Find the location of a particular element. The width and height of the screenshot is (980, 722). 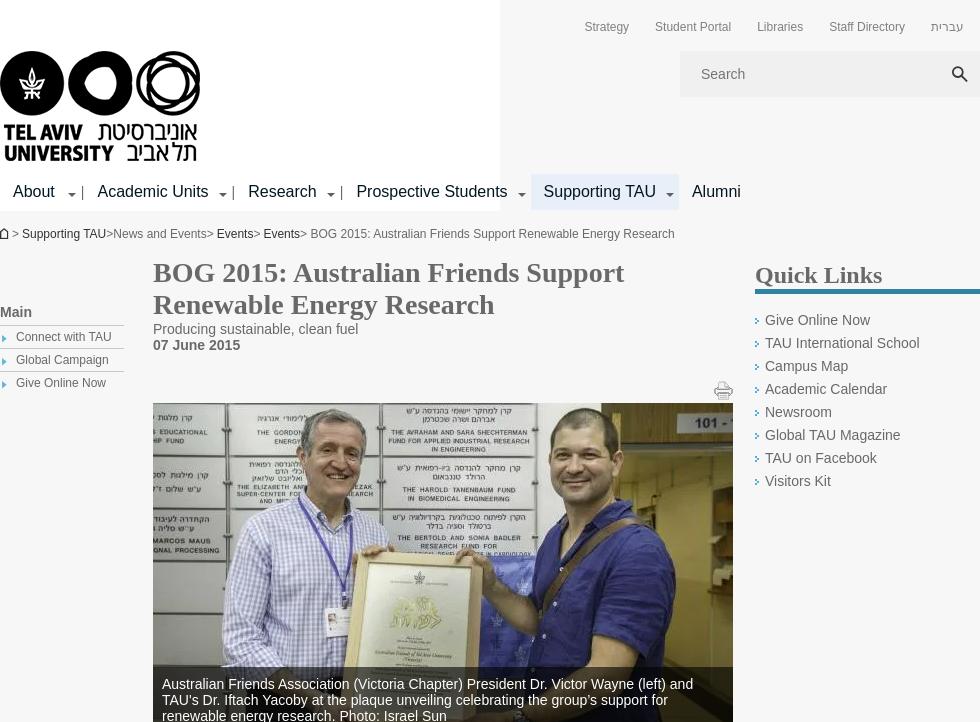

'> BOG 2015: Australian Friends Support Renewable Energy Research' is located at coordinates (486, 233).